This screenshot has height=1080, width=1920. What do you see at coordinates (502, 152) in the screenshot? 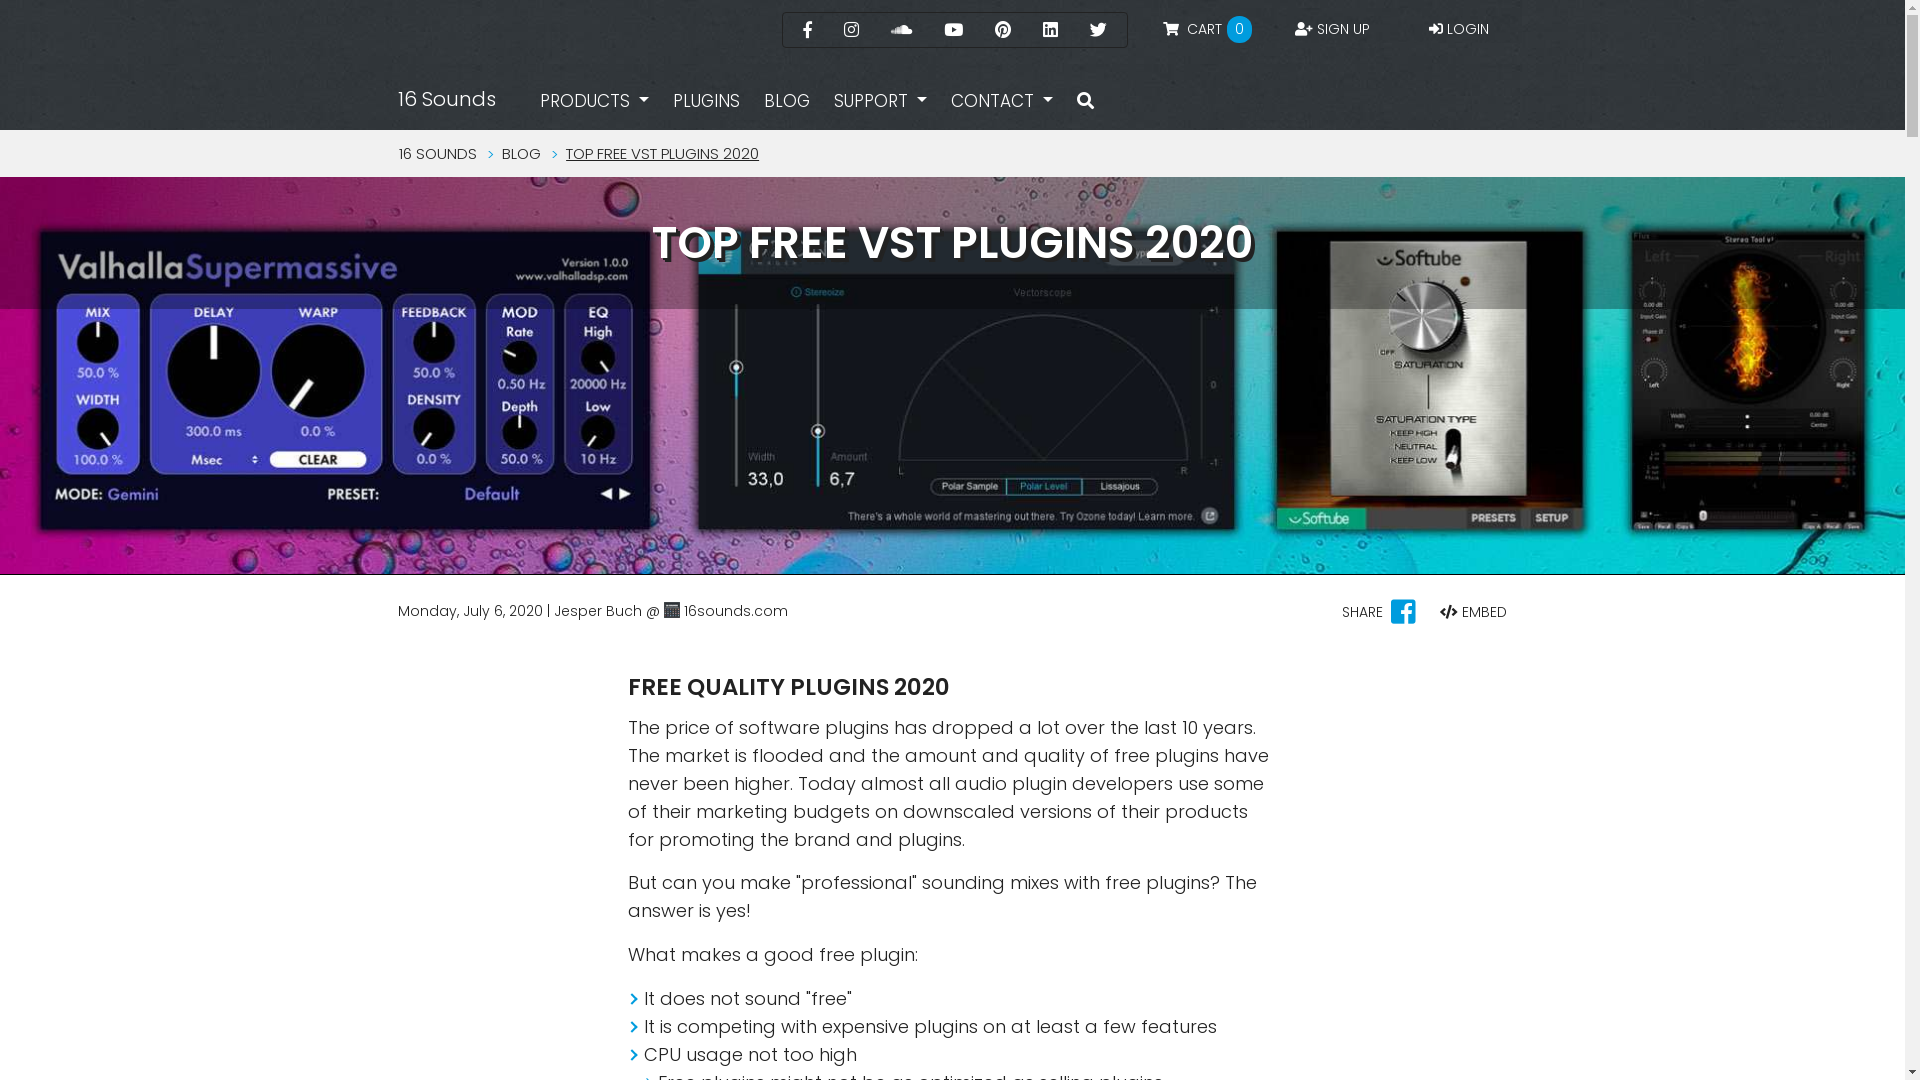
I see `'BLOG'` at bounding box center [502, 152].